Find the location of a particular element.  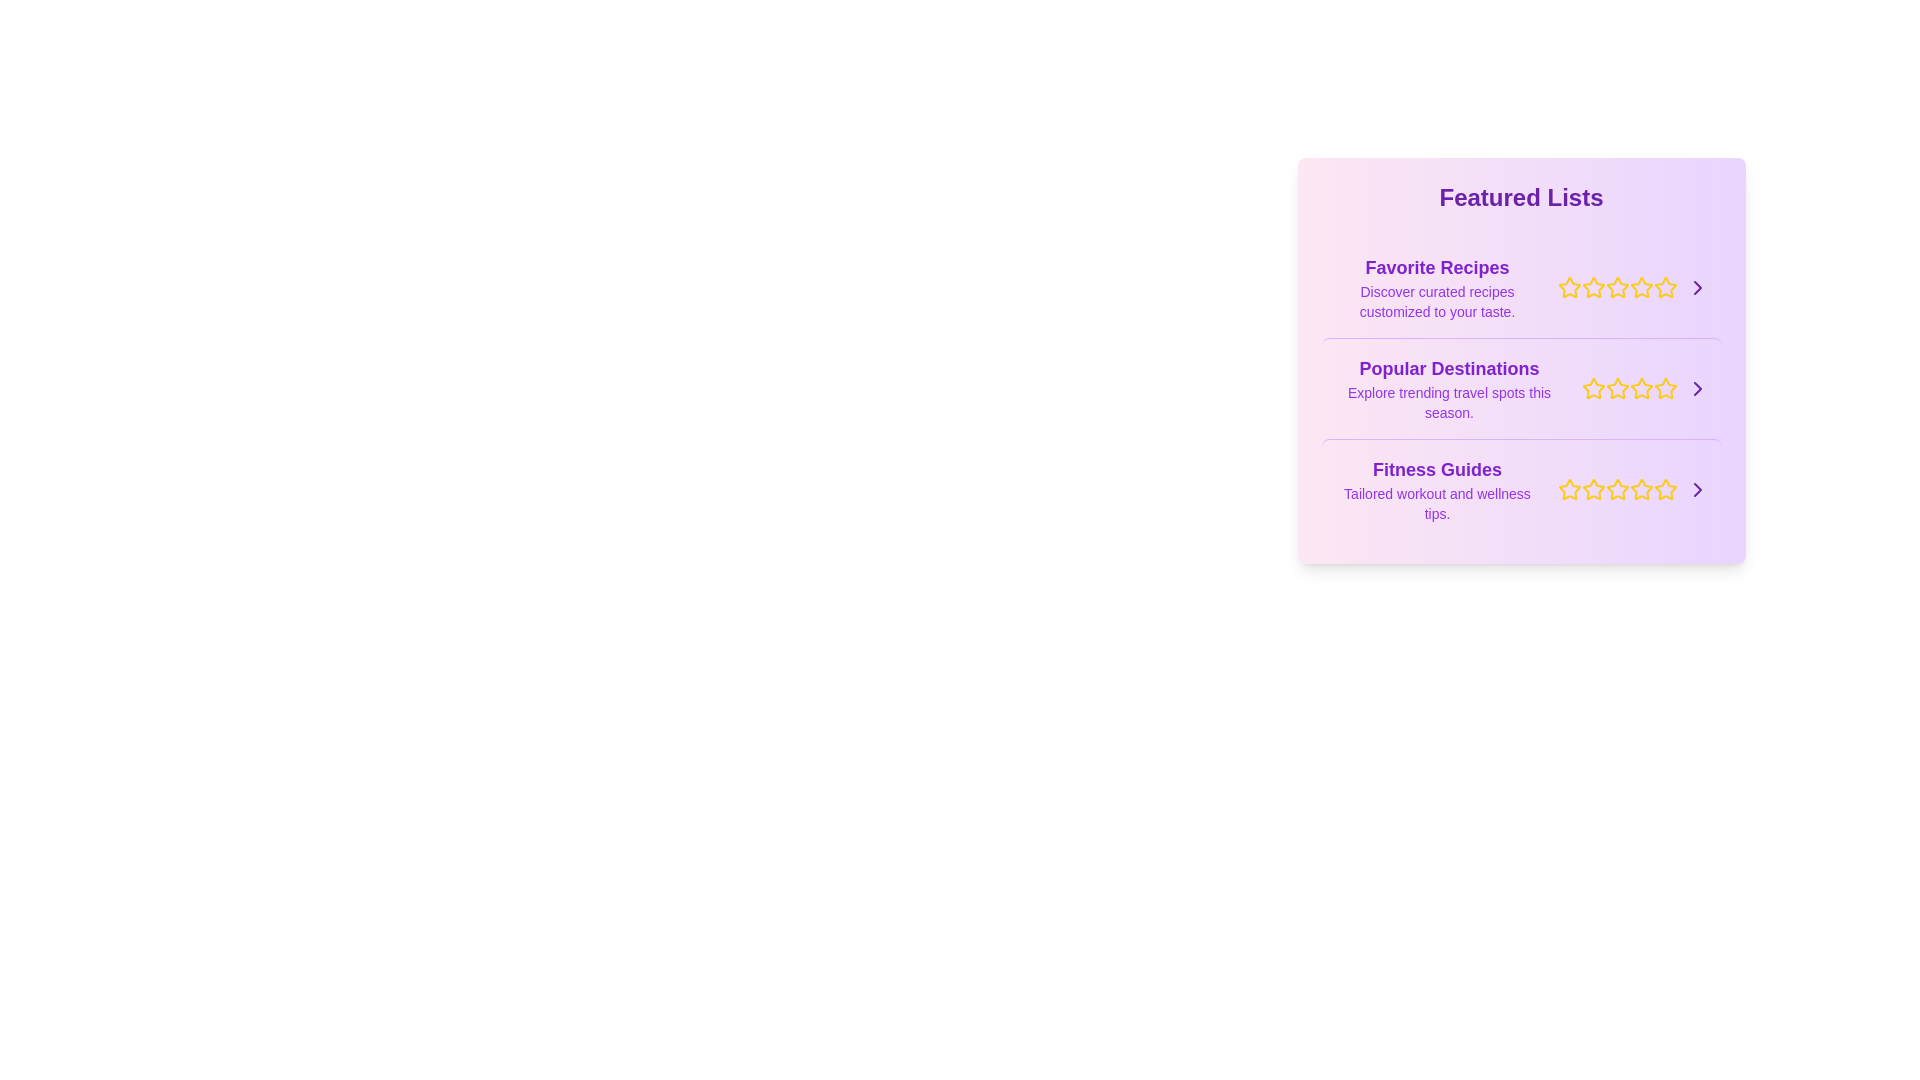

the list item labeled 'Favorite Recipes' to select it is located at coordinates (1520, 288).